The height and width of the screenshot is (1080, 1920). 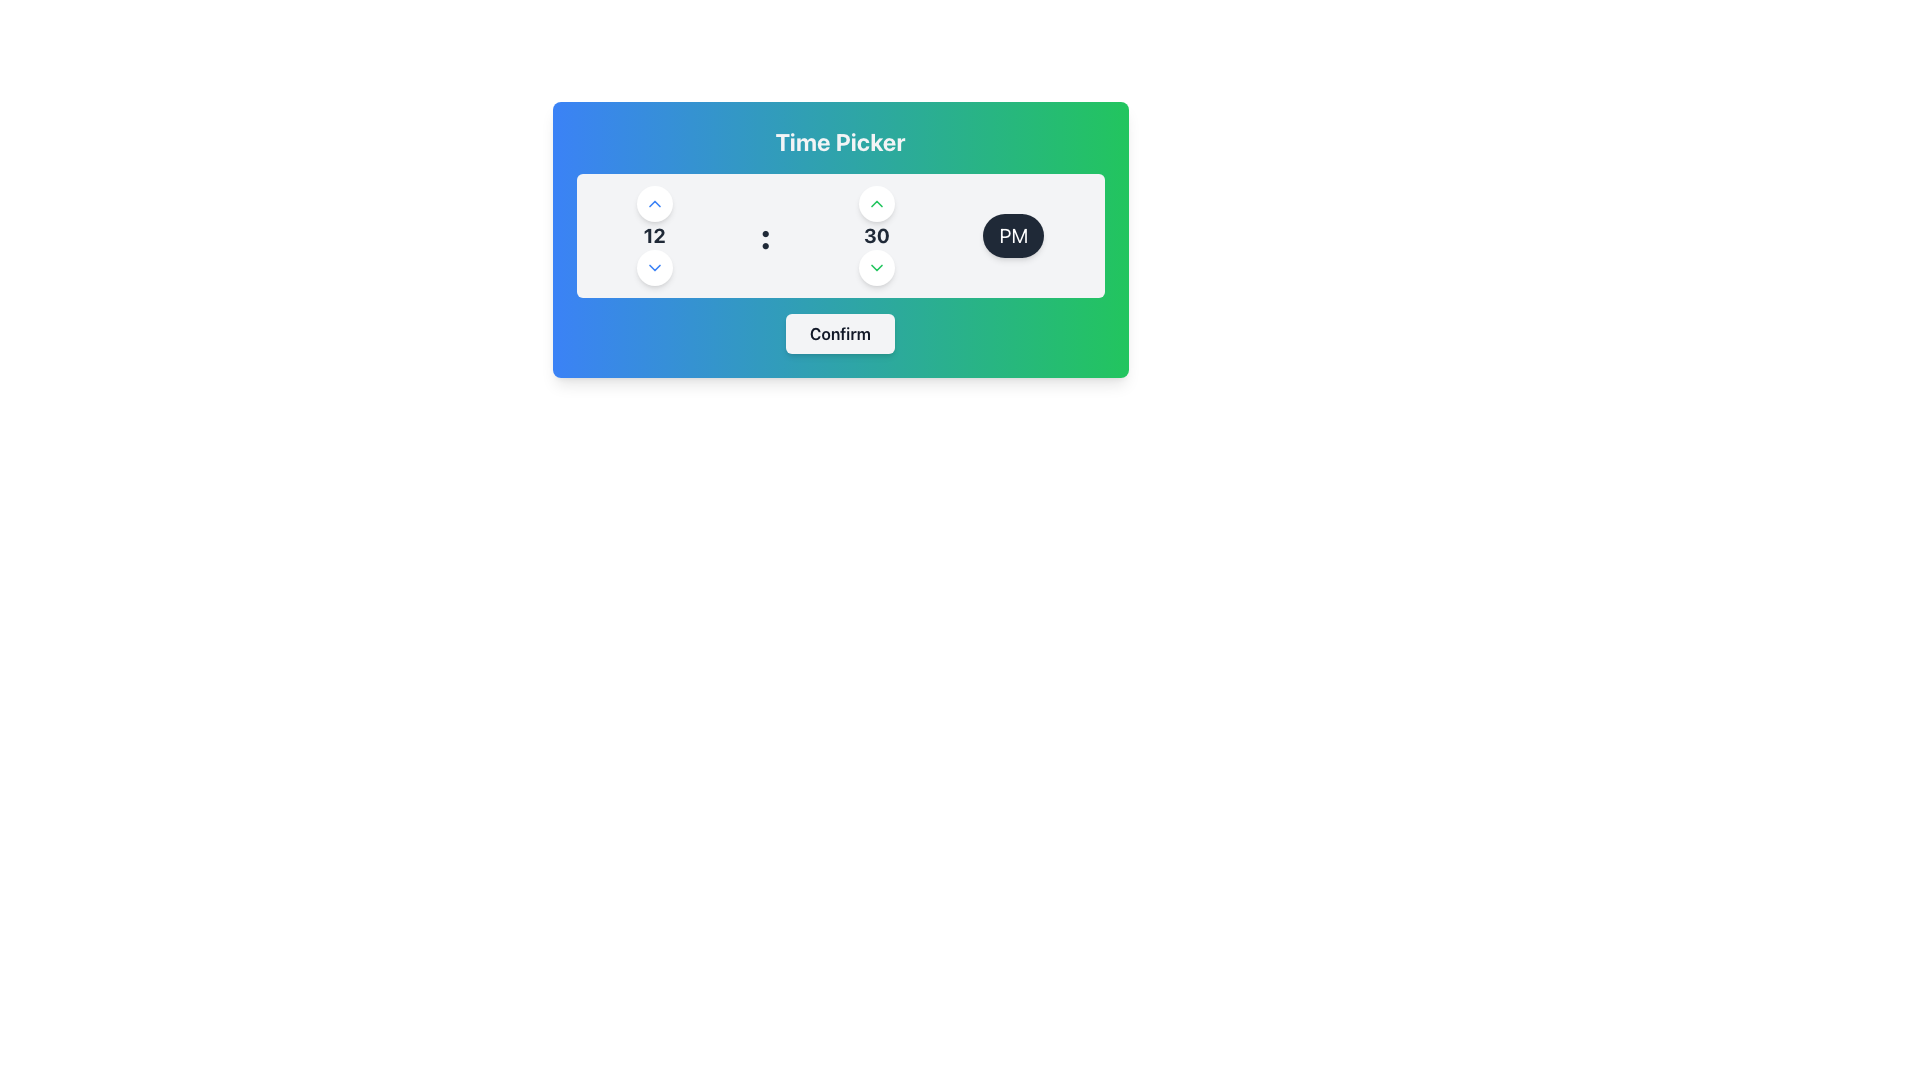 I want to click on the 'Confirm' button, which is a rectangular button with a light gray background and rounded corners, centrally located beneath the time picker interface, so click(x=840, y=333).